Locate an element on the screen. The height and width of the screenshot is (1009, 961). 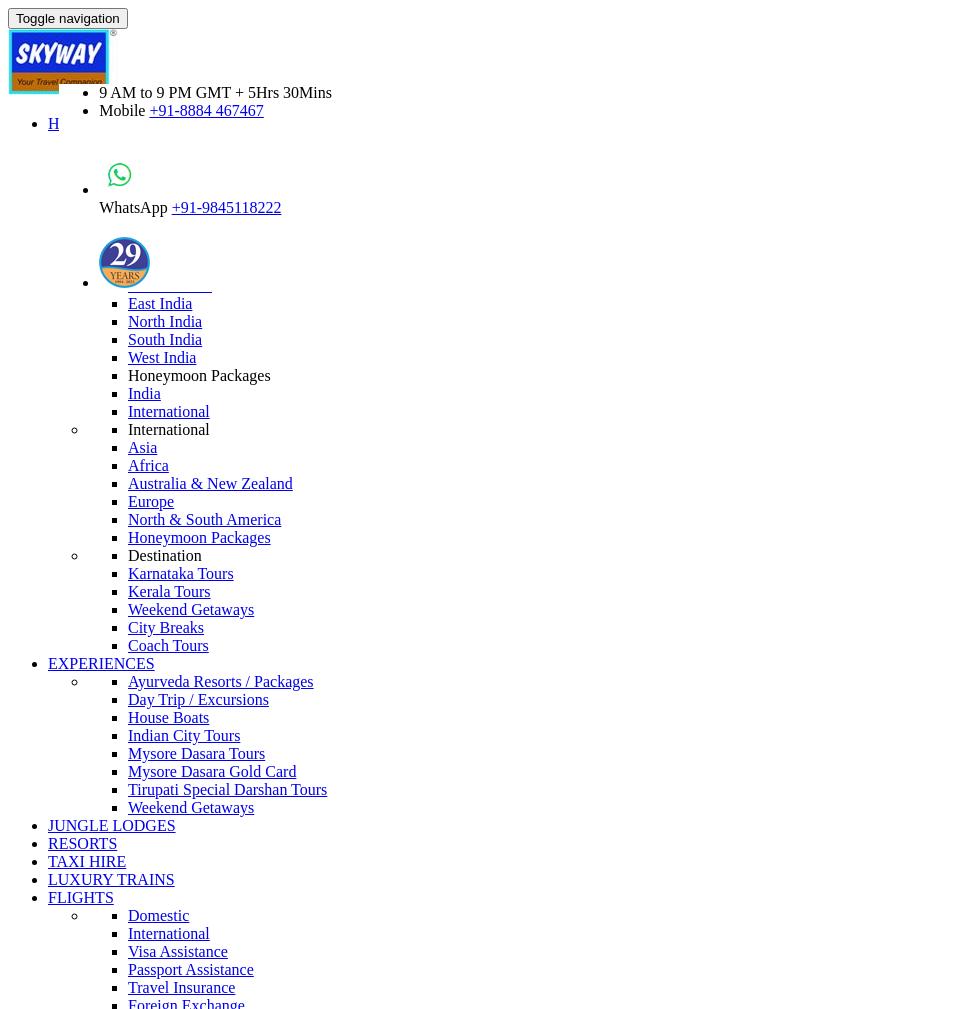
'Tirupati Special Darshan Tours' is located at coordinates (226, 789).